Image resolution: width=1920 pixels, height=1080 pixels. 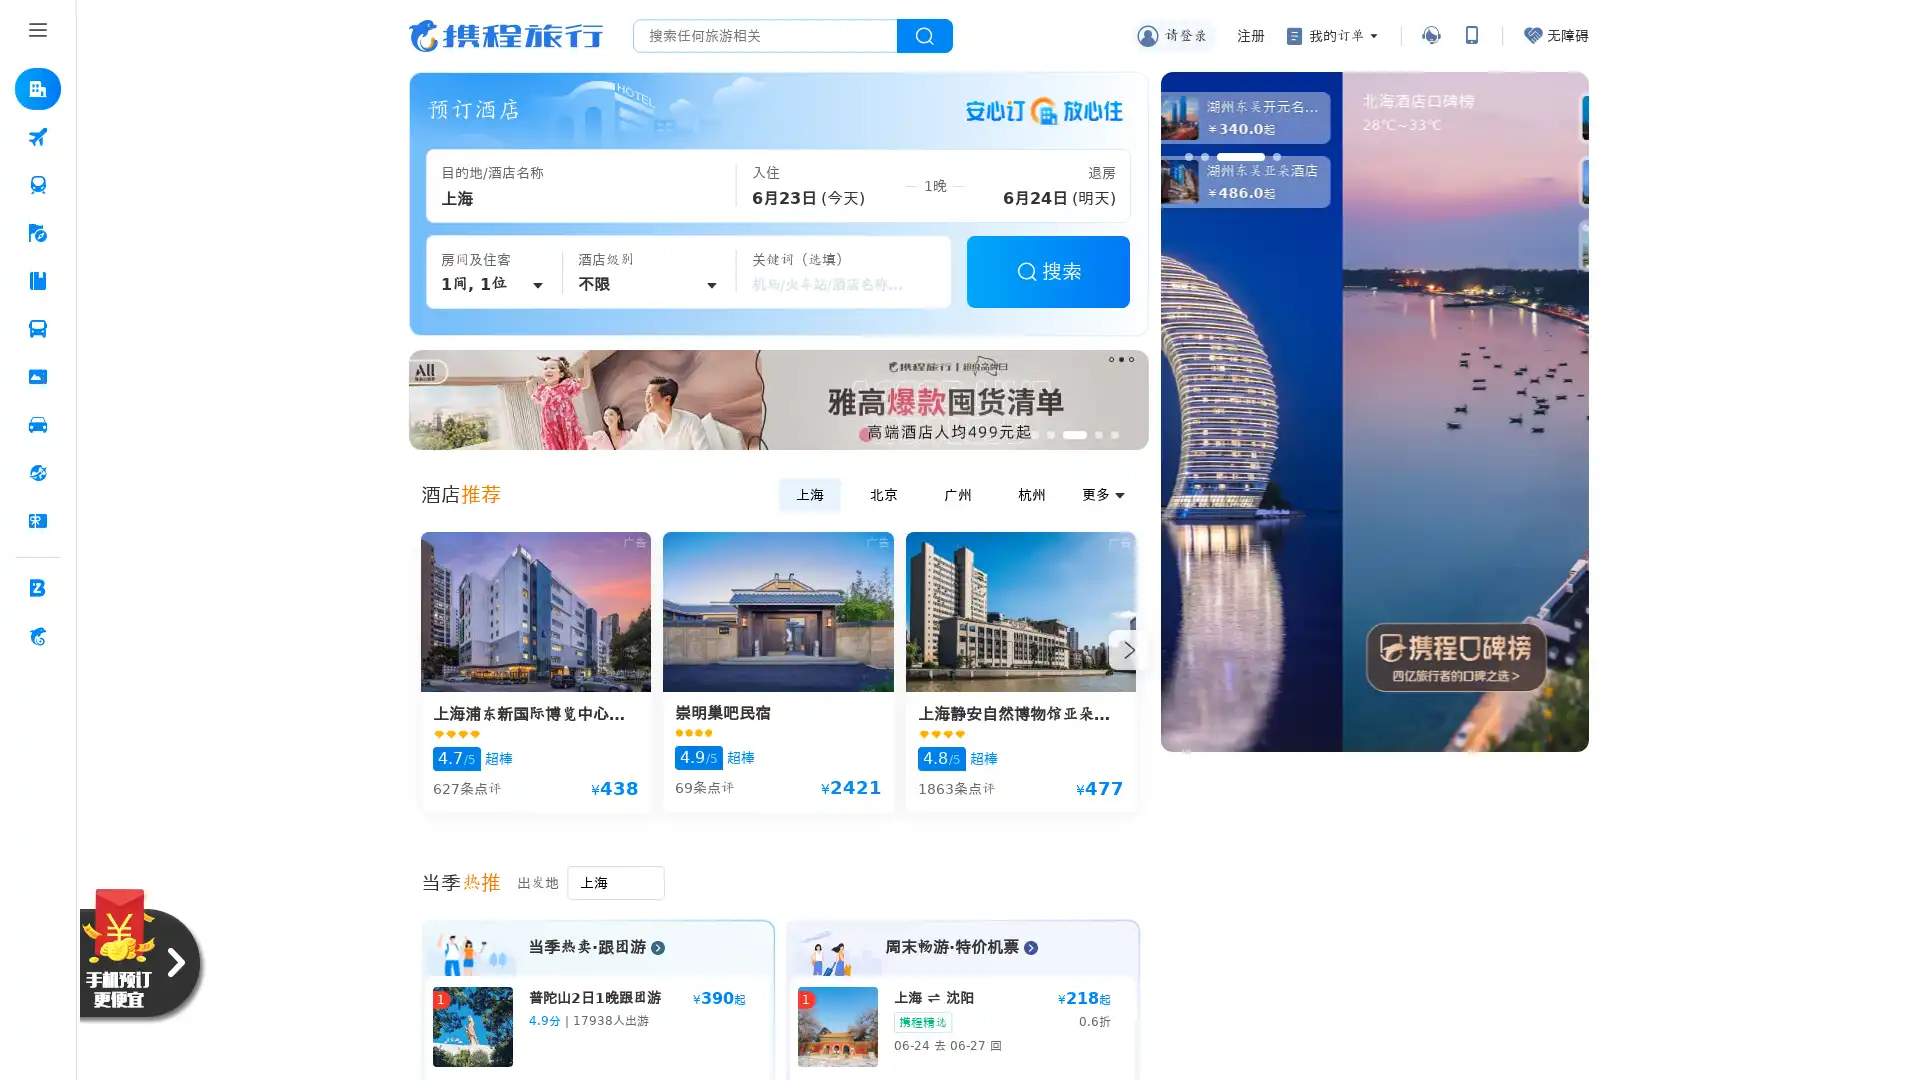 I want to click on Go to slide 5, so click(x=1112, y=434).